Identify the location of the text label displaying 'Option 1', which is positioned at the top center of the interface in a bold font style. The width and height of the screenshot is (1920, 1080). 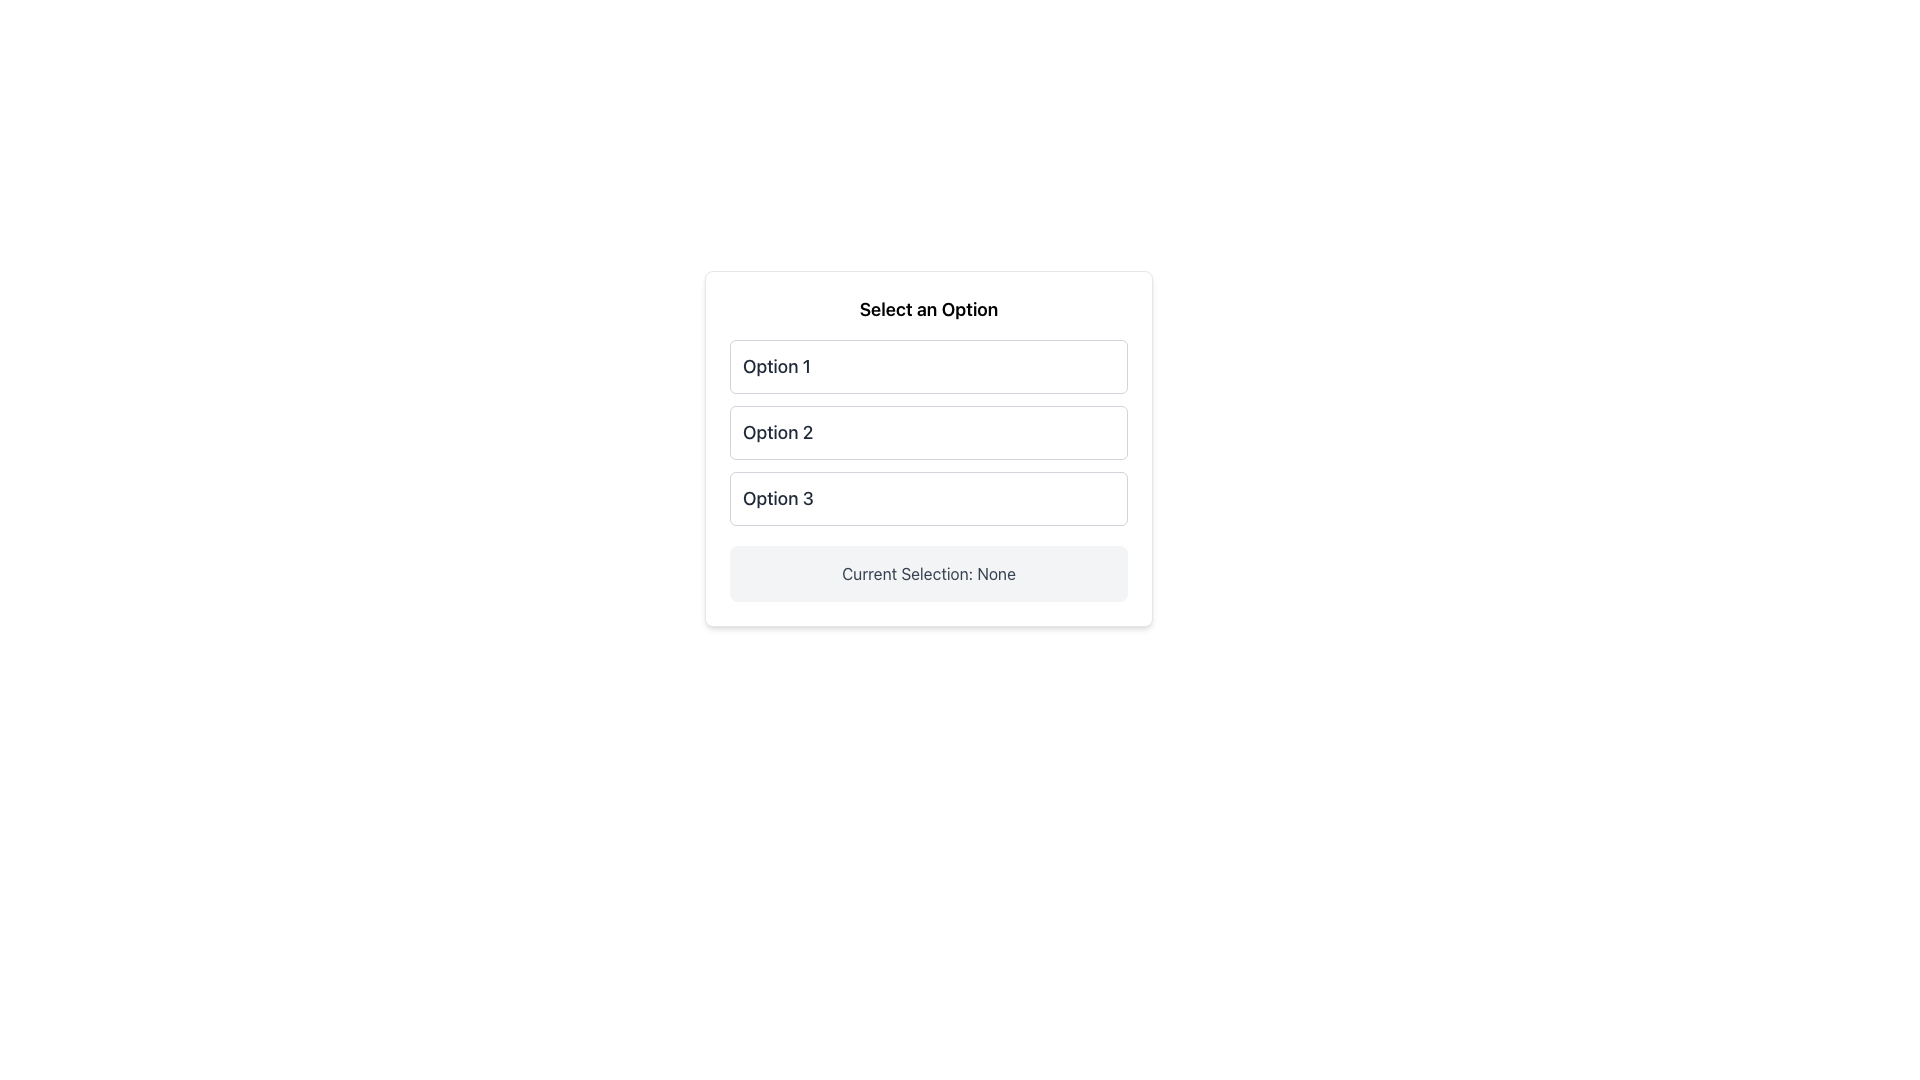
(776, 366).